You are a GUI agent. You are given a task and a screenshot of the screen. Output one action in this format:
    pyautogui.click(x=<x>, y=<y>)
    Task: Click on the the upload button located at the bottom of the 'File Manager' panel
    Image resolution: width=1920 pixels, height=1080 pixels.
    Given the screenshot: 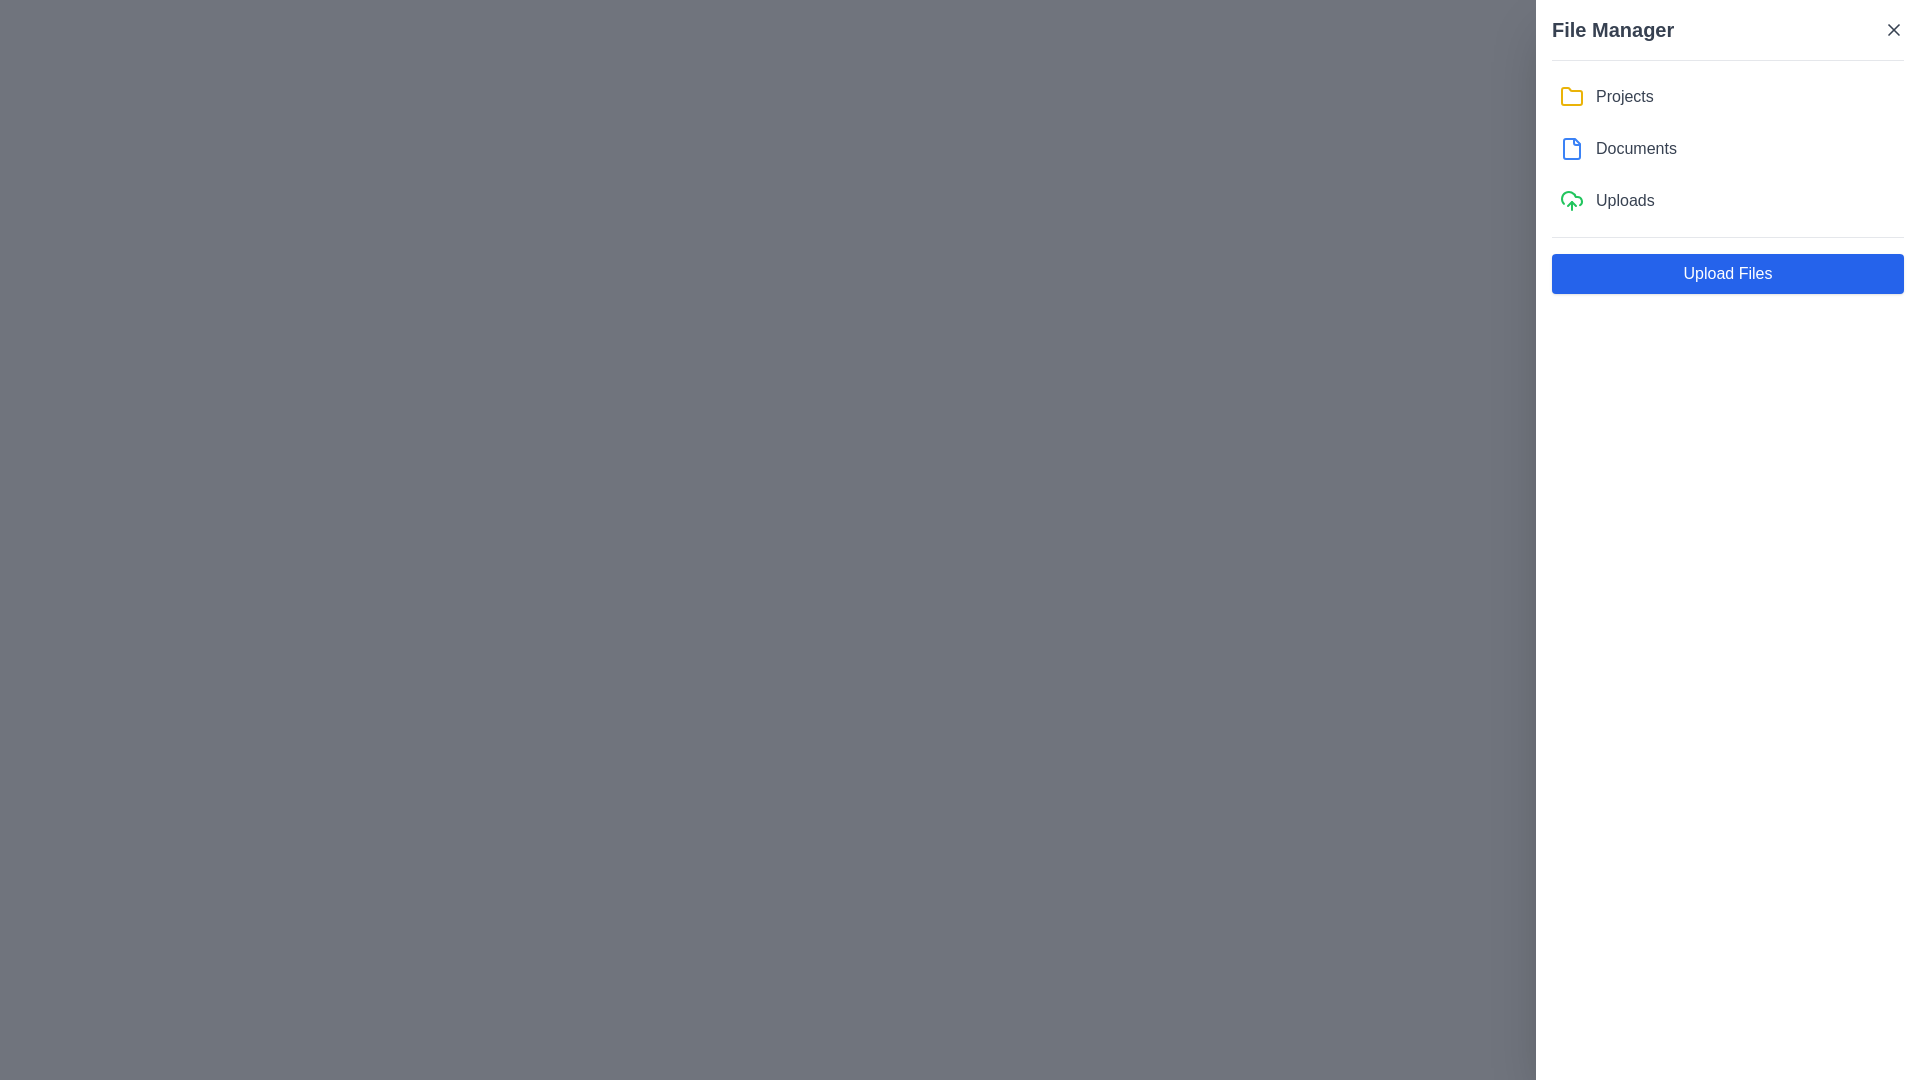 What is the action you would take?
    pyautogui.click(x=1727, y=264)
    